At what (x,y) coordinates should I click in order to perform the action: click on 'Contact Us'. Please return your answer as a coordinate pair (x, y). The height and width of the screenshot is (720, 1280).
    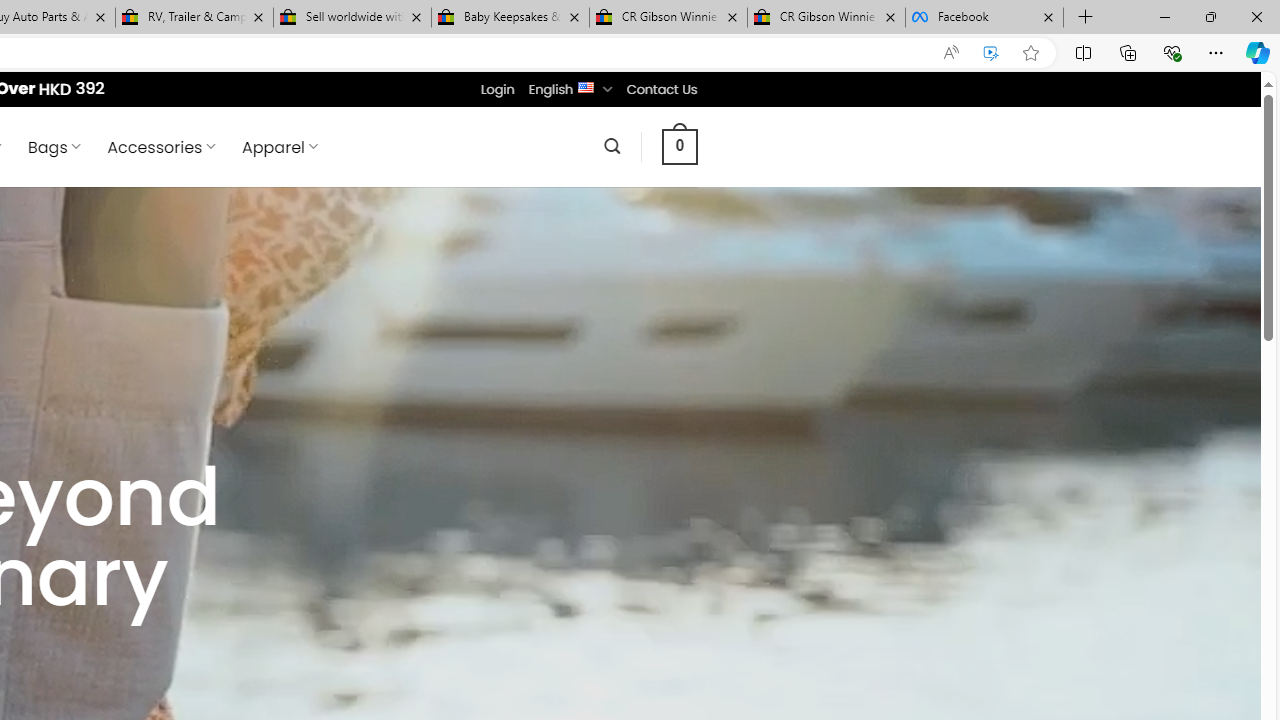
    Looking at the image, I should click on (661, 88).